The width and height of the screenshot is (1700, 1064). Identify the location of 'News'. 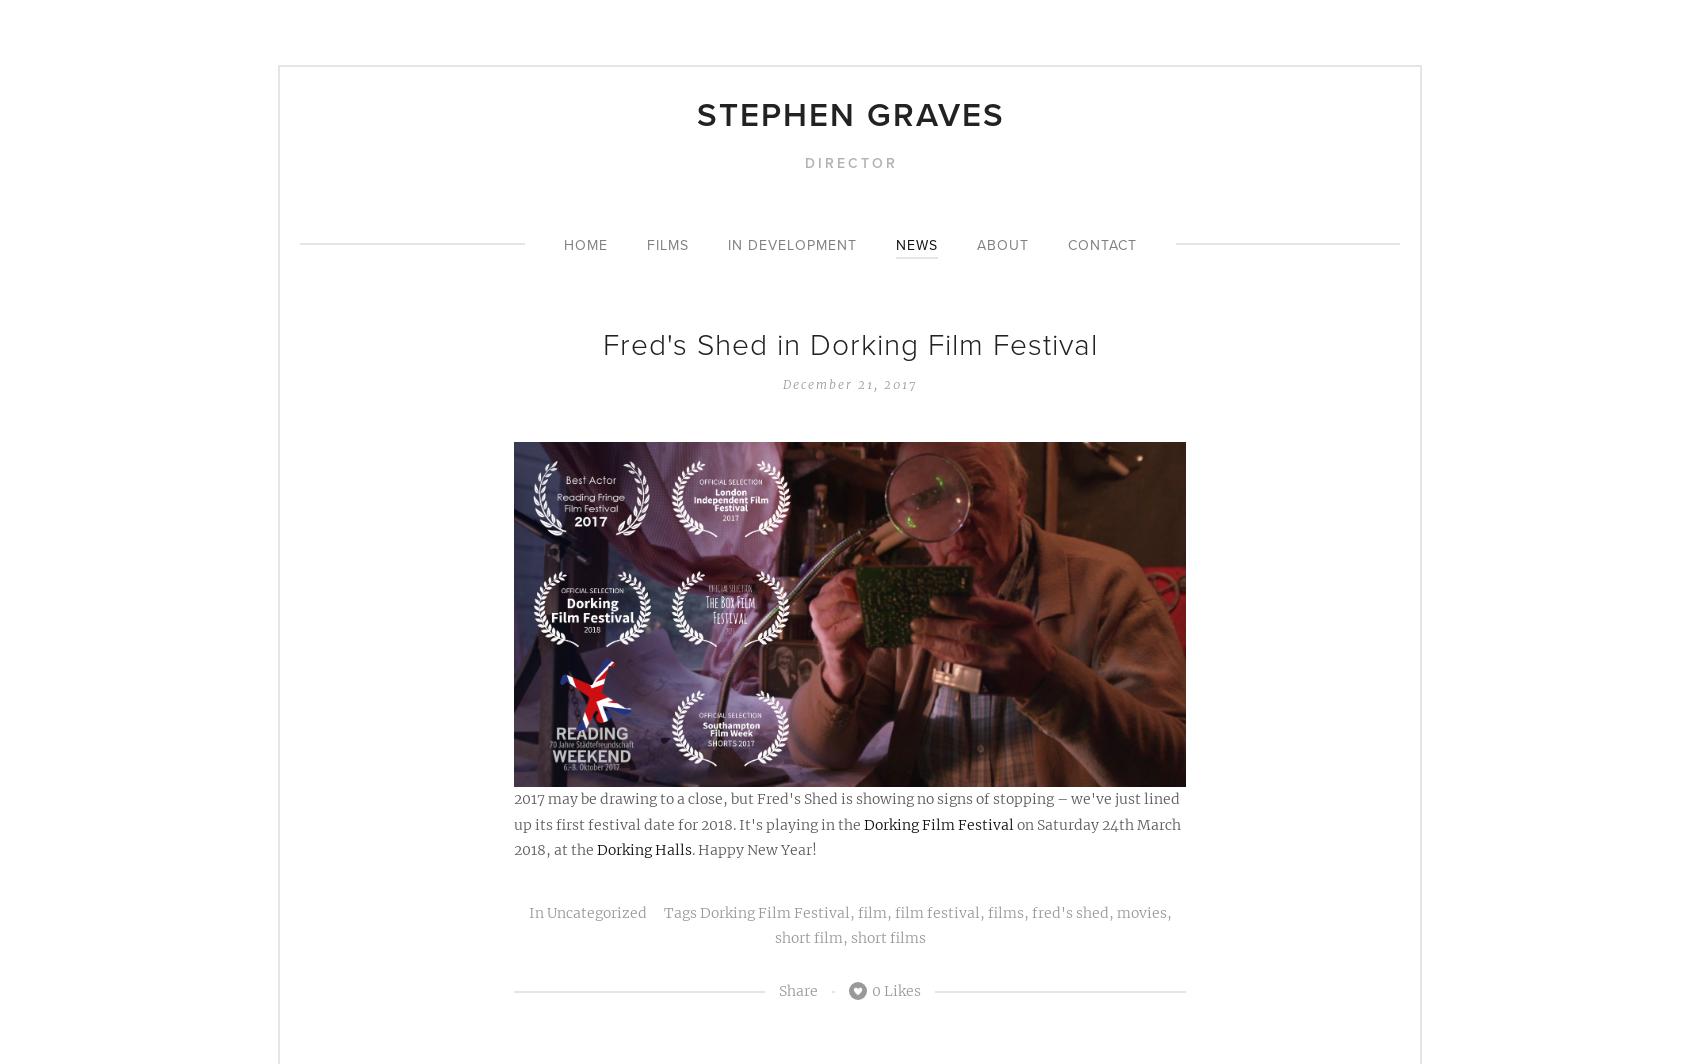
(915, 245).